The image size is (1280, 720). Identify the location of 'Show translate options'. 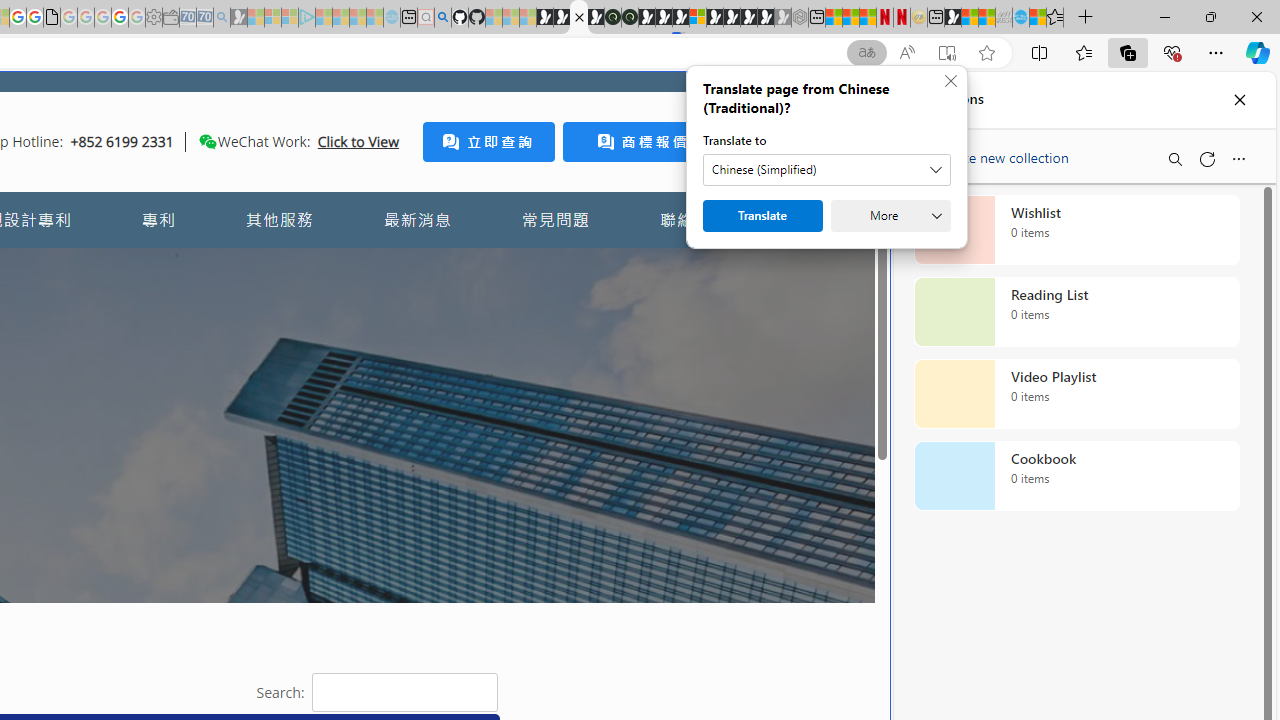
(867, 52).